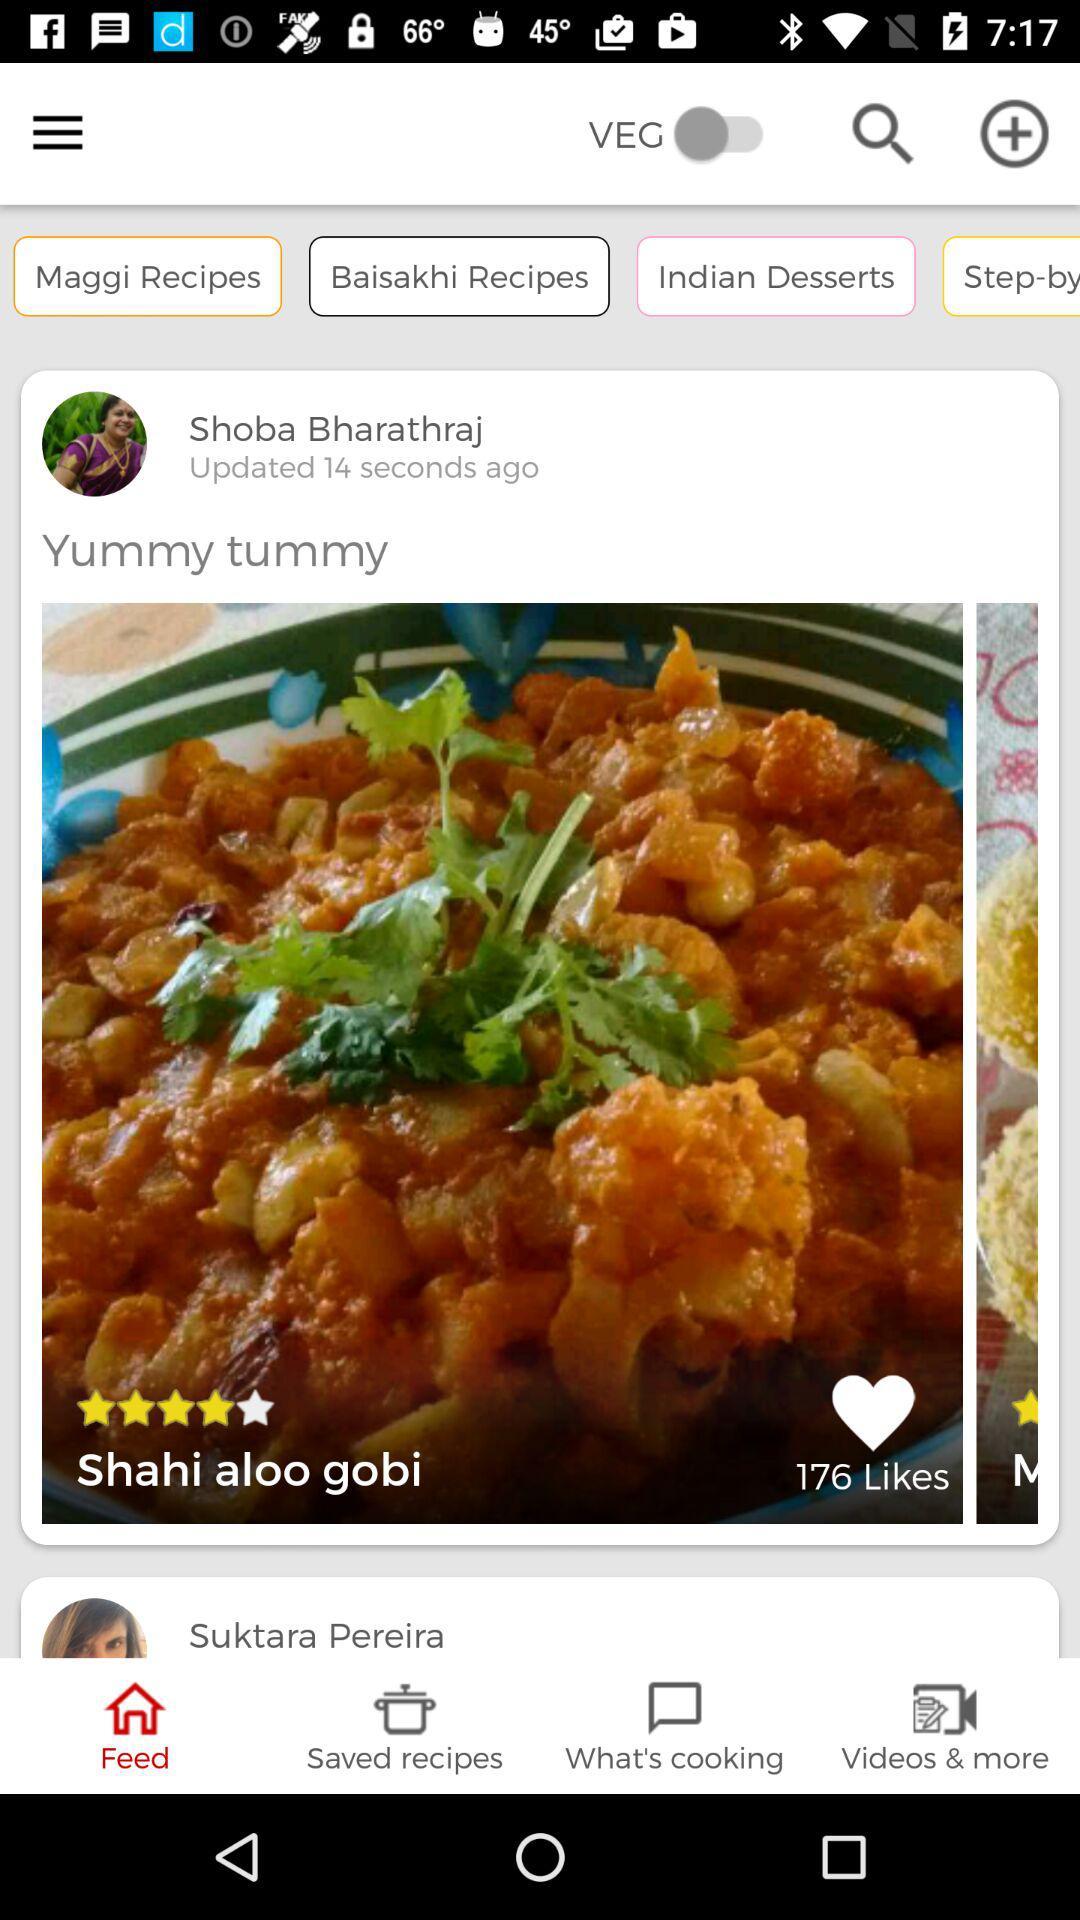 This screenshot has width=1080, height=1920. Describe the element at coordinates (945, 1725) in the screenshot. I see `the icon next to what's cooking` at that location.